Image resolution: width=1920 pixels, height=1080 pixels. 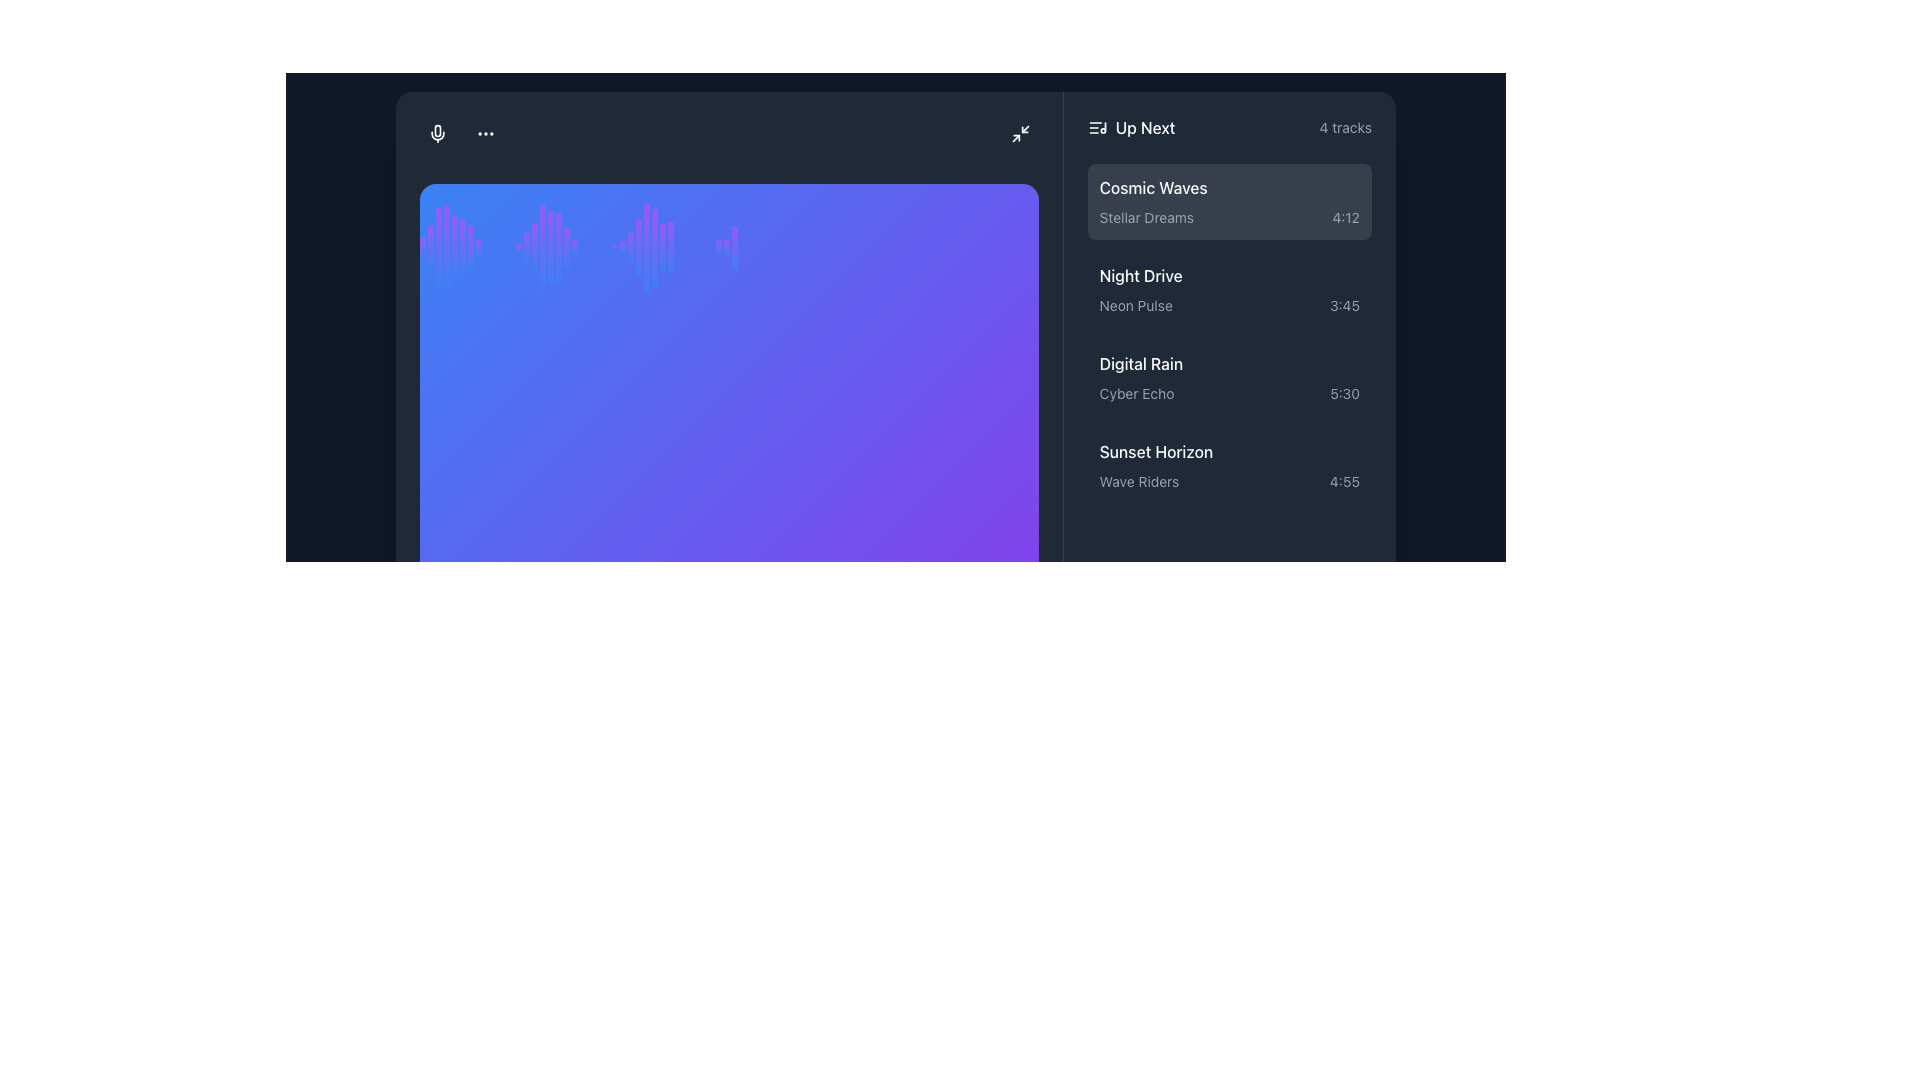 What do you see at coordinates (662, 245) in the screenshot?
I see `the 29th vertical gradient bar in the wave visualization, which is located in the upper-left area of the interface above a gradient purple-blue background` at bounding box center [662, 245].